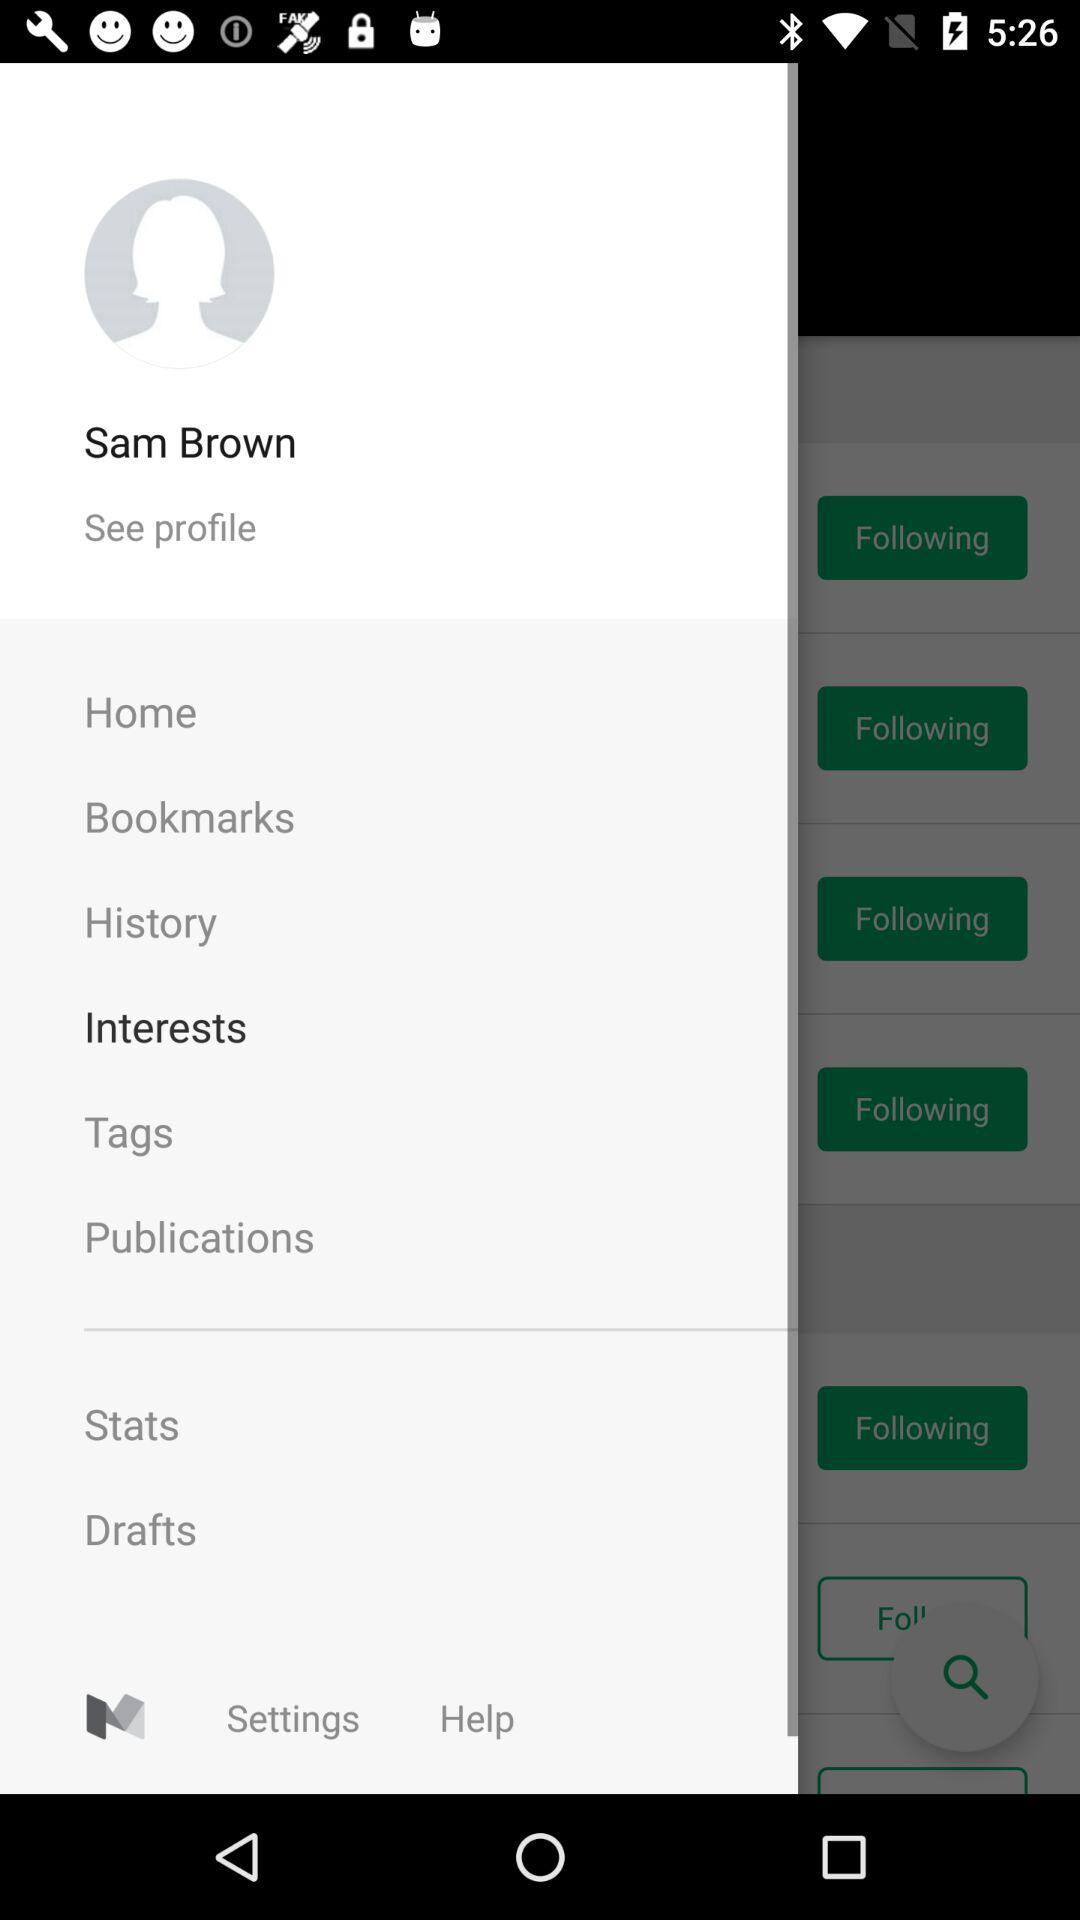 The image size is (1080, 1920). Describe the element at coordinates (963, 1678) in the screenshot. I see `the search icon` at that location.